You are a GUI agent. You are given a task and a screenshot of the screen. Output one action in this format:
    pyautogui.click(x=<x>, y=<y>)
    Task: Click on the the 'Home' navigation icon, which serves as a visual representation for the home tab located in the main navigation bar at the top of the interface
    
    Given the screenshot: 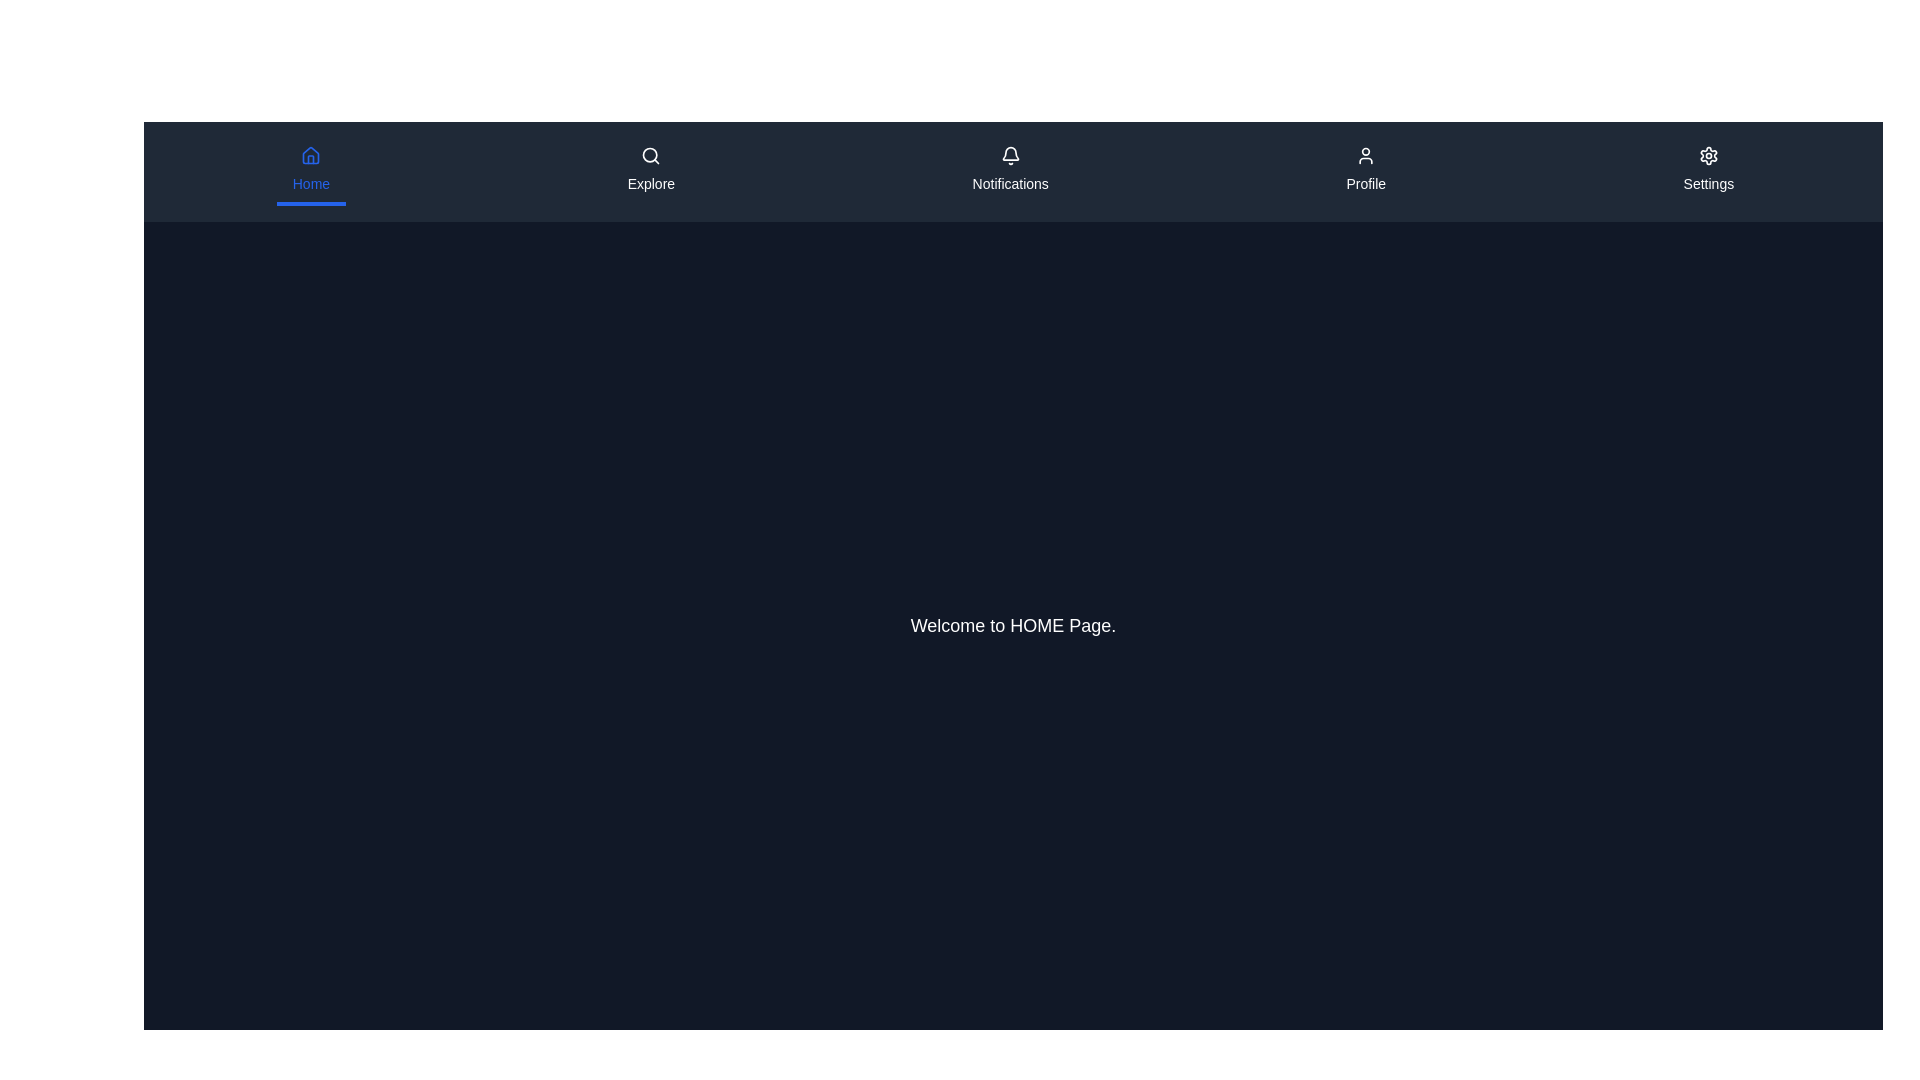 What is the action you would take?
    pyautogui.click(x=310, y=154)
    